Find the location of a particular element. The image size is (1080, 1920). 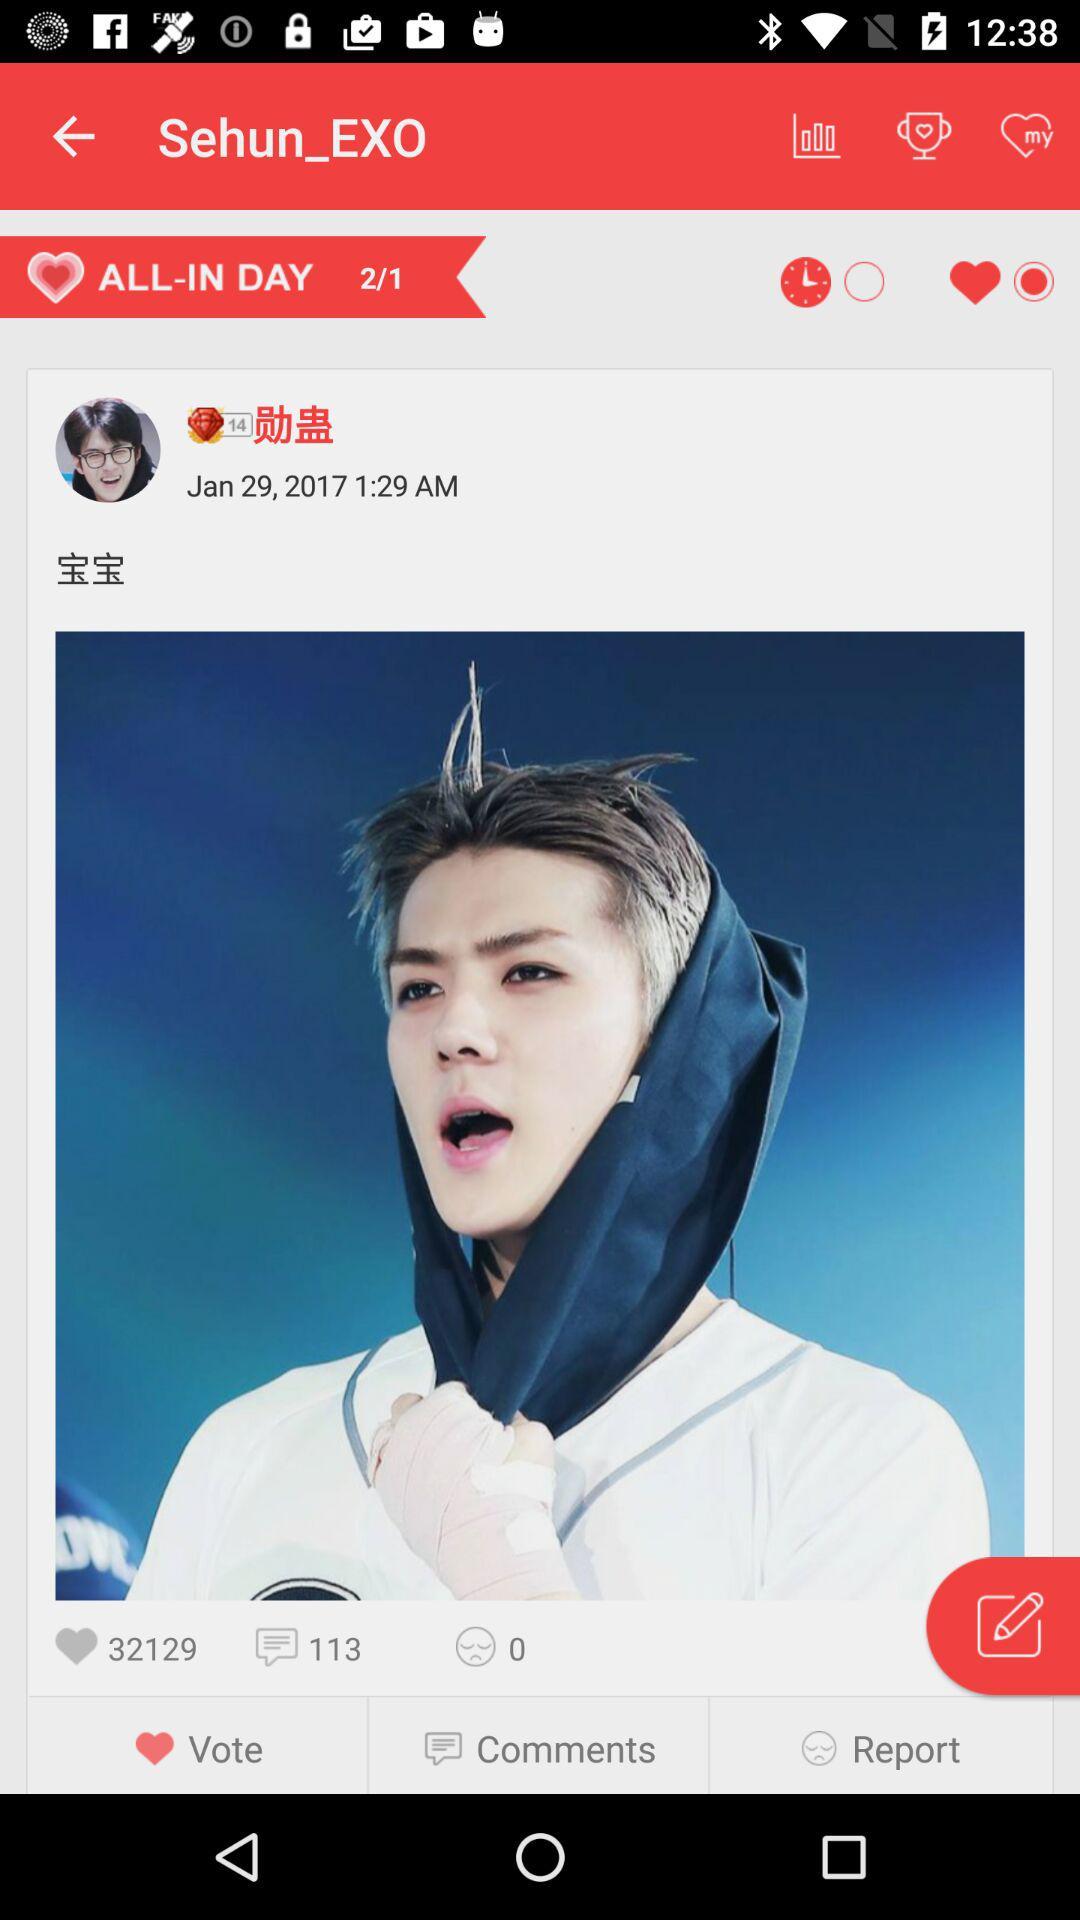

share the article is located at coordinates (482, 1646).